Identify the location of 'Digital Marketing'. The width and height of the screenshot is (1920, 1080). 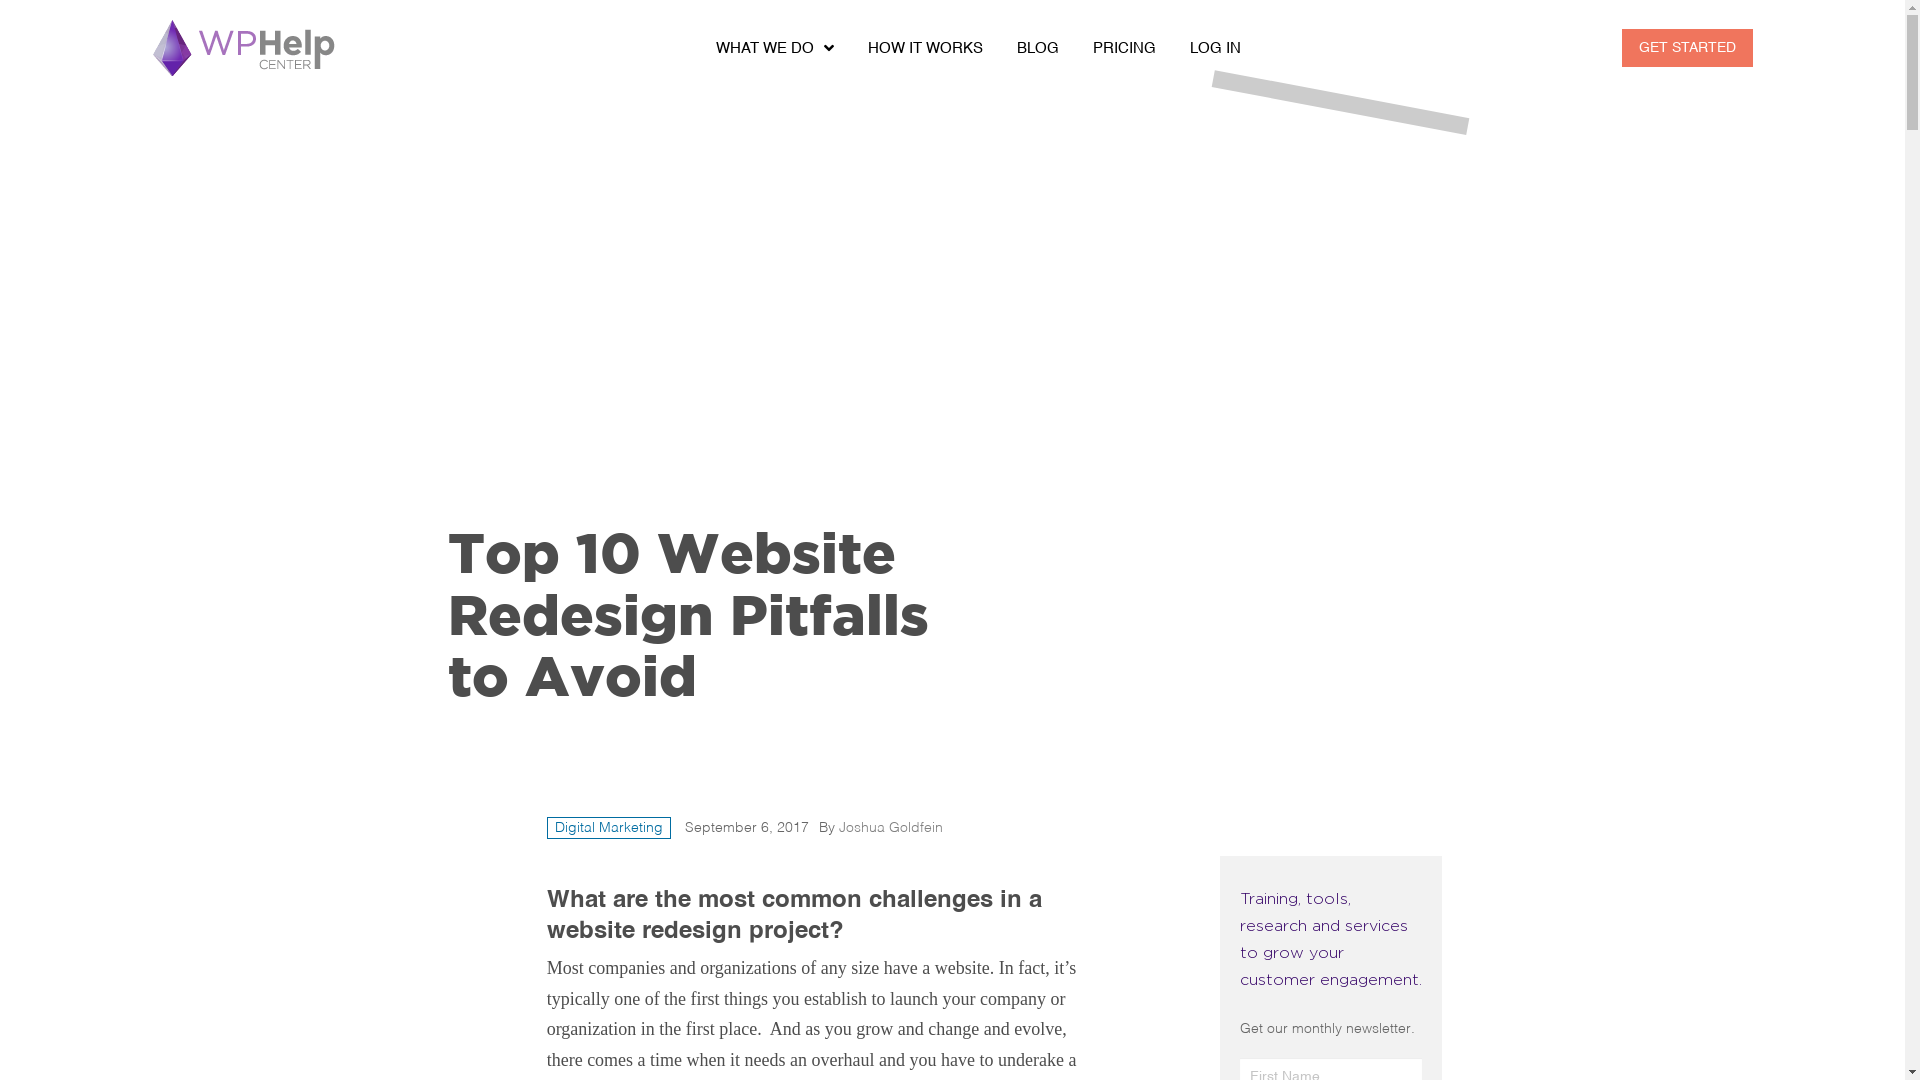
(608, 828).